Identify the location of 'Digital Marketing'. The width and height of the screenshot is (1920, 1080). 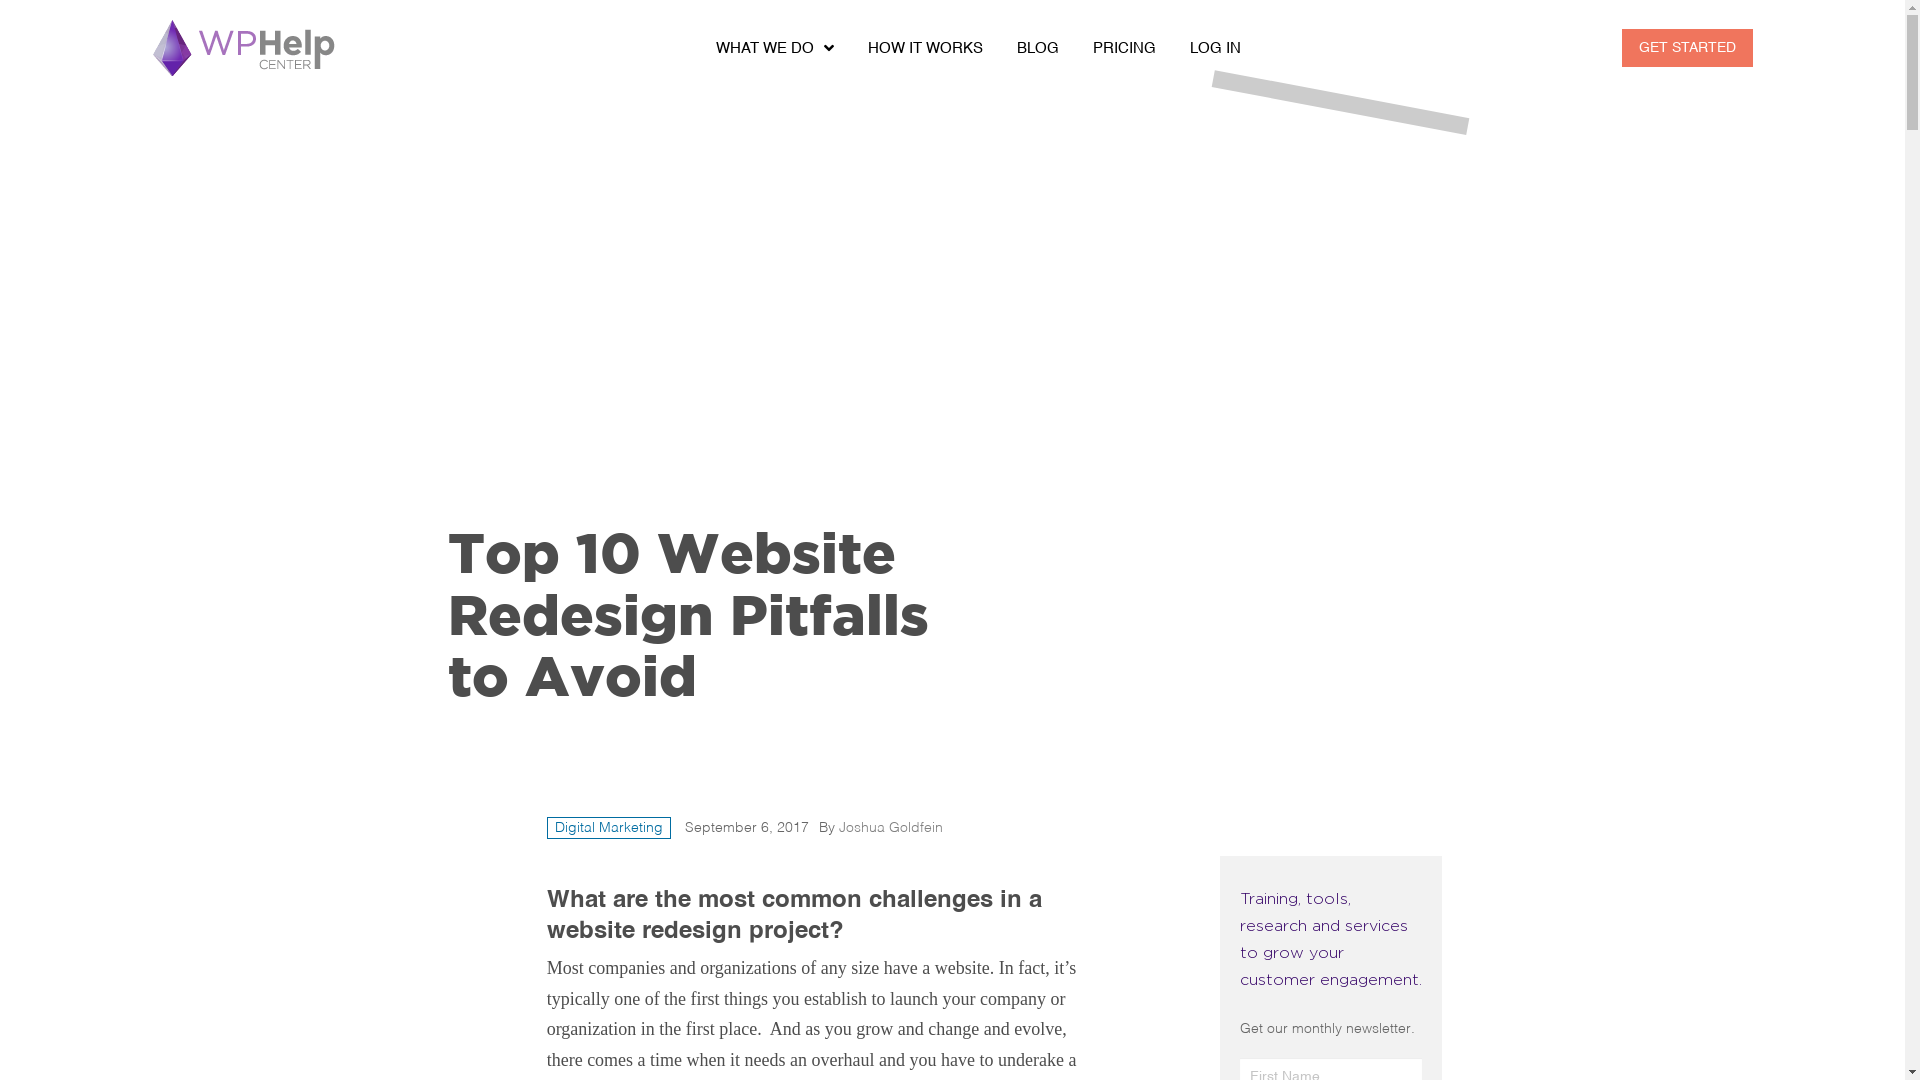
(608, 828).